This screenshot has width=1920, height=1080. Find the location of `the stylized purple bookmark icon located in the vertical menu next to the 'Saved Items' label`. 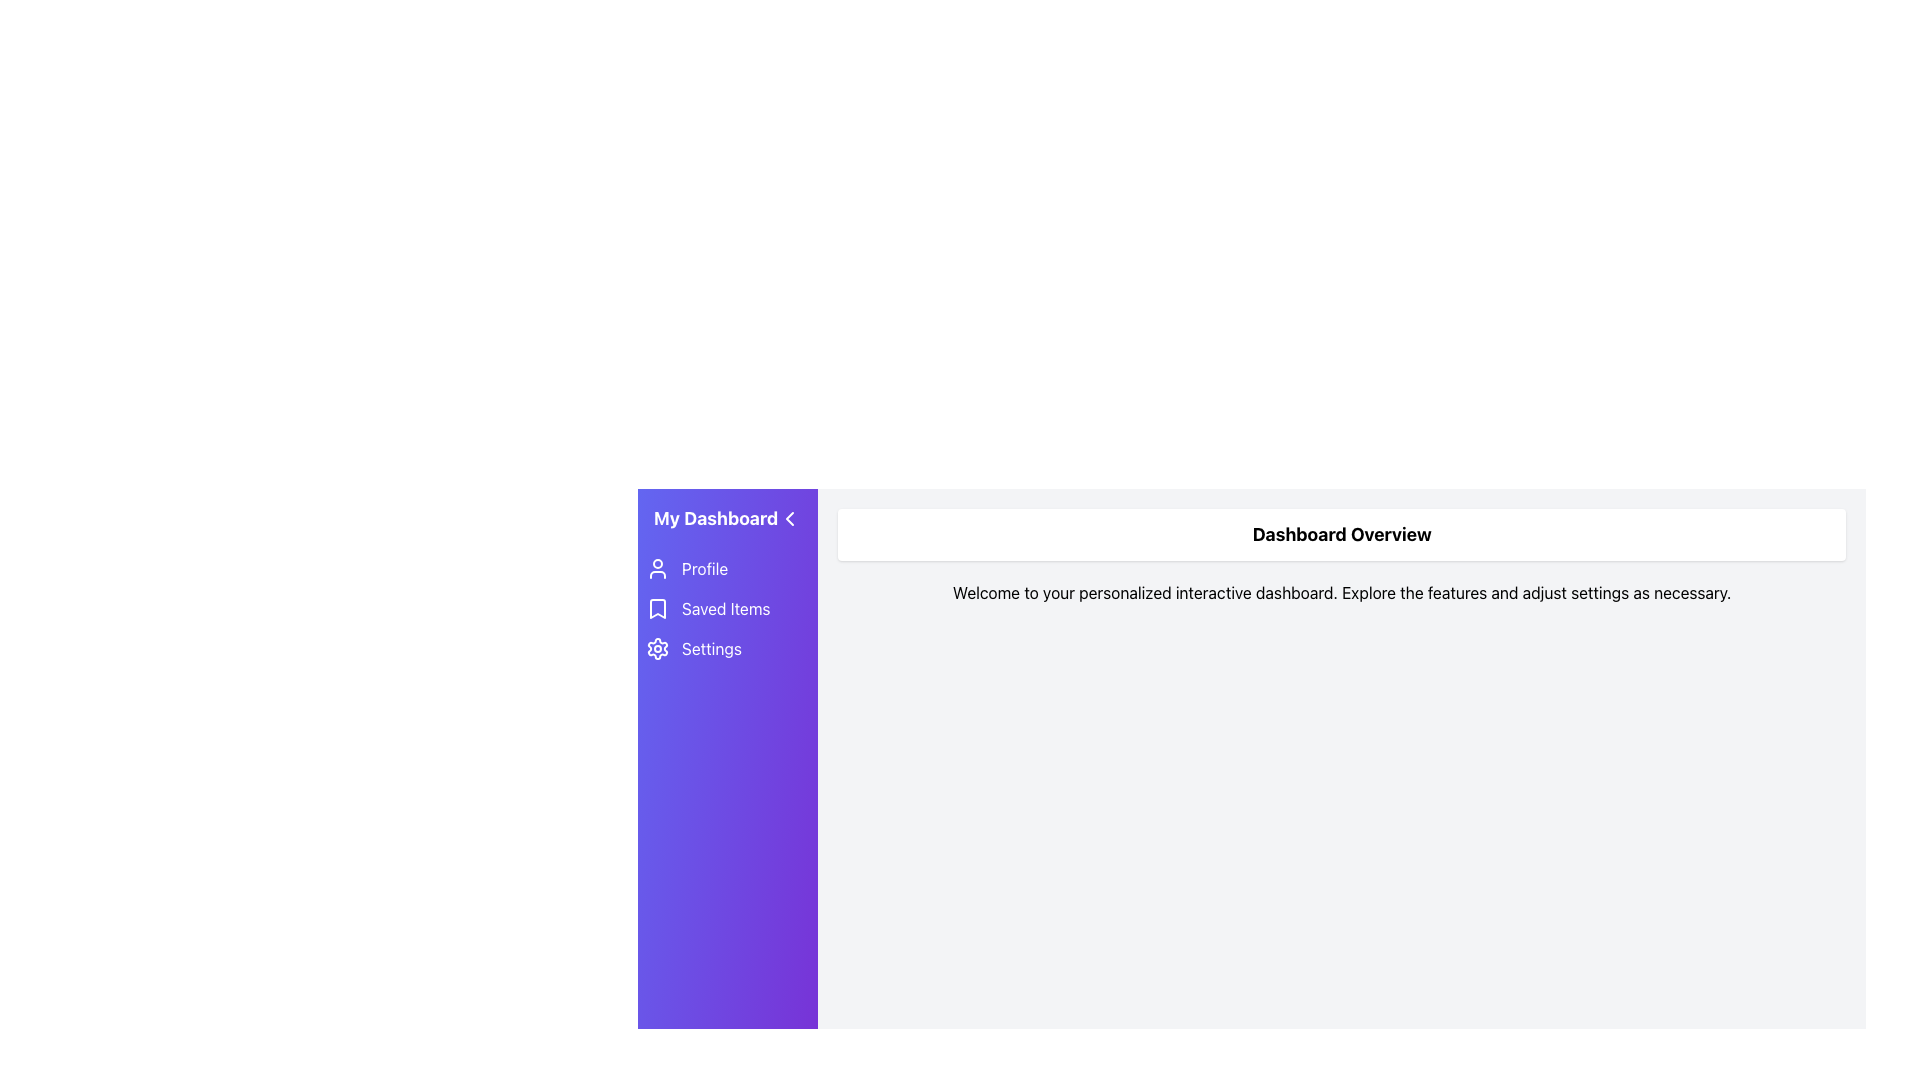

the stylized purple bookmark icon located in the vertical menu next to the 'Saved Items' label is located at coordinates (657, 608).